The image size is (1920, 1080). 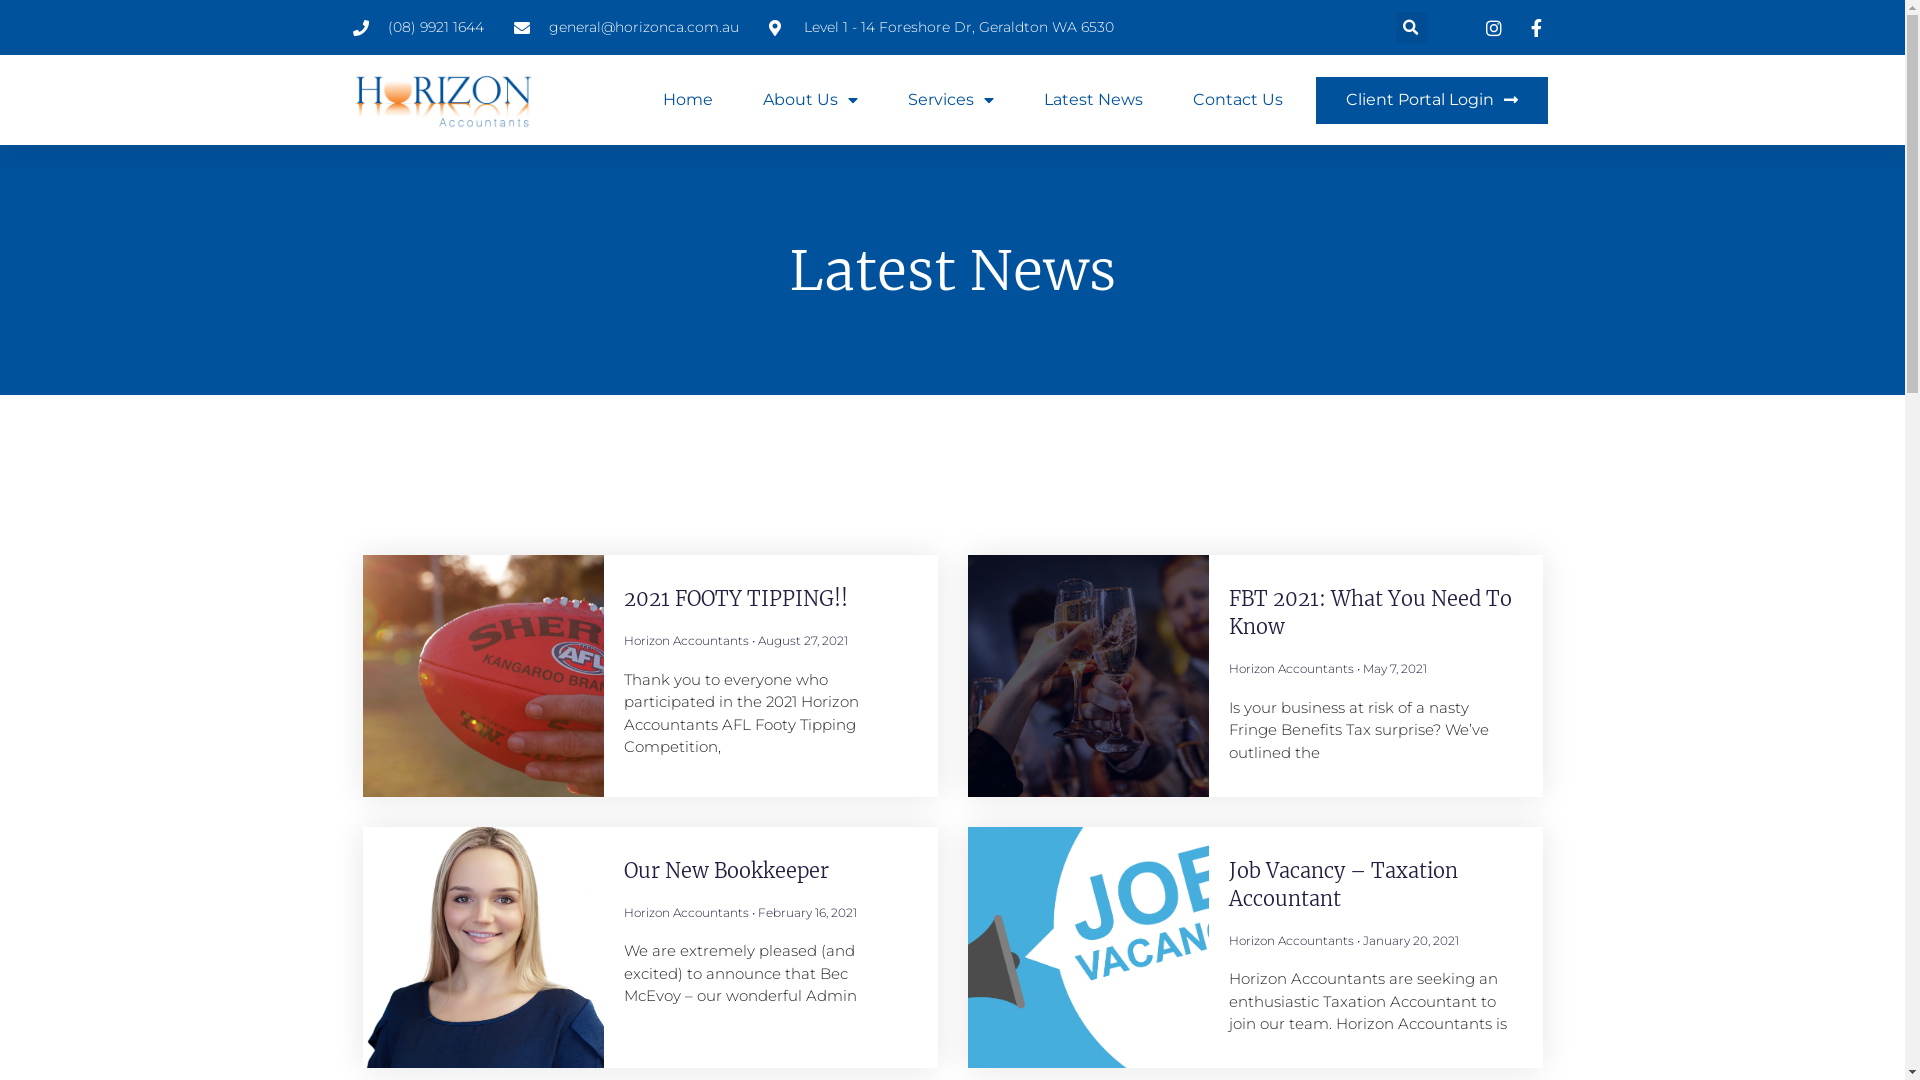 I want to click on 'general@horizonca.com.au', so click(x=625, y=27).